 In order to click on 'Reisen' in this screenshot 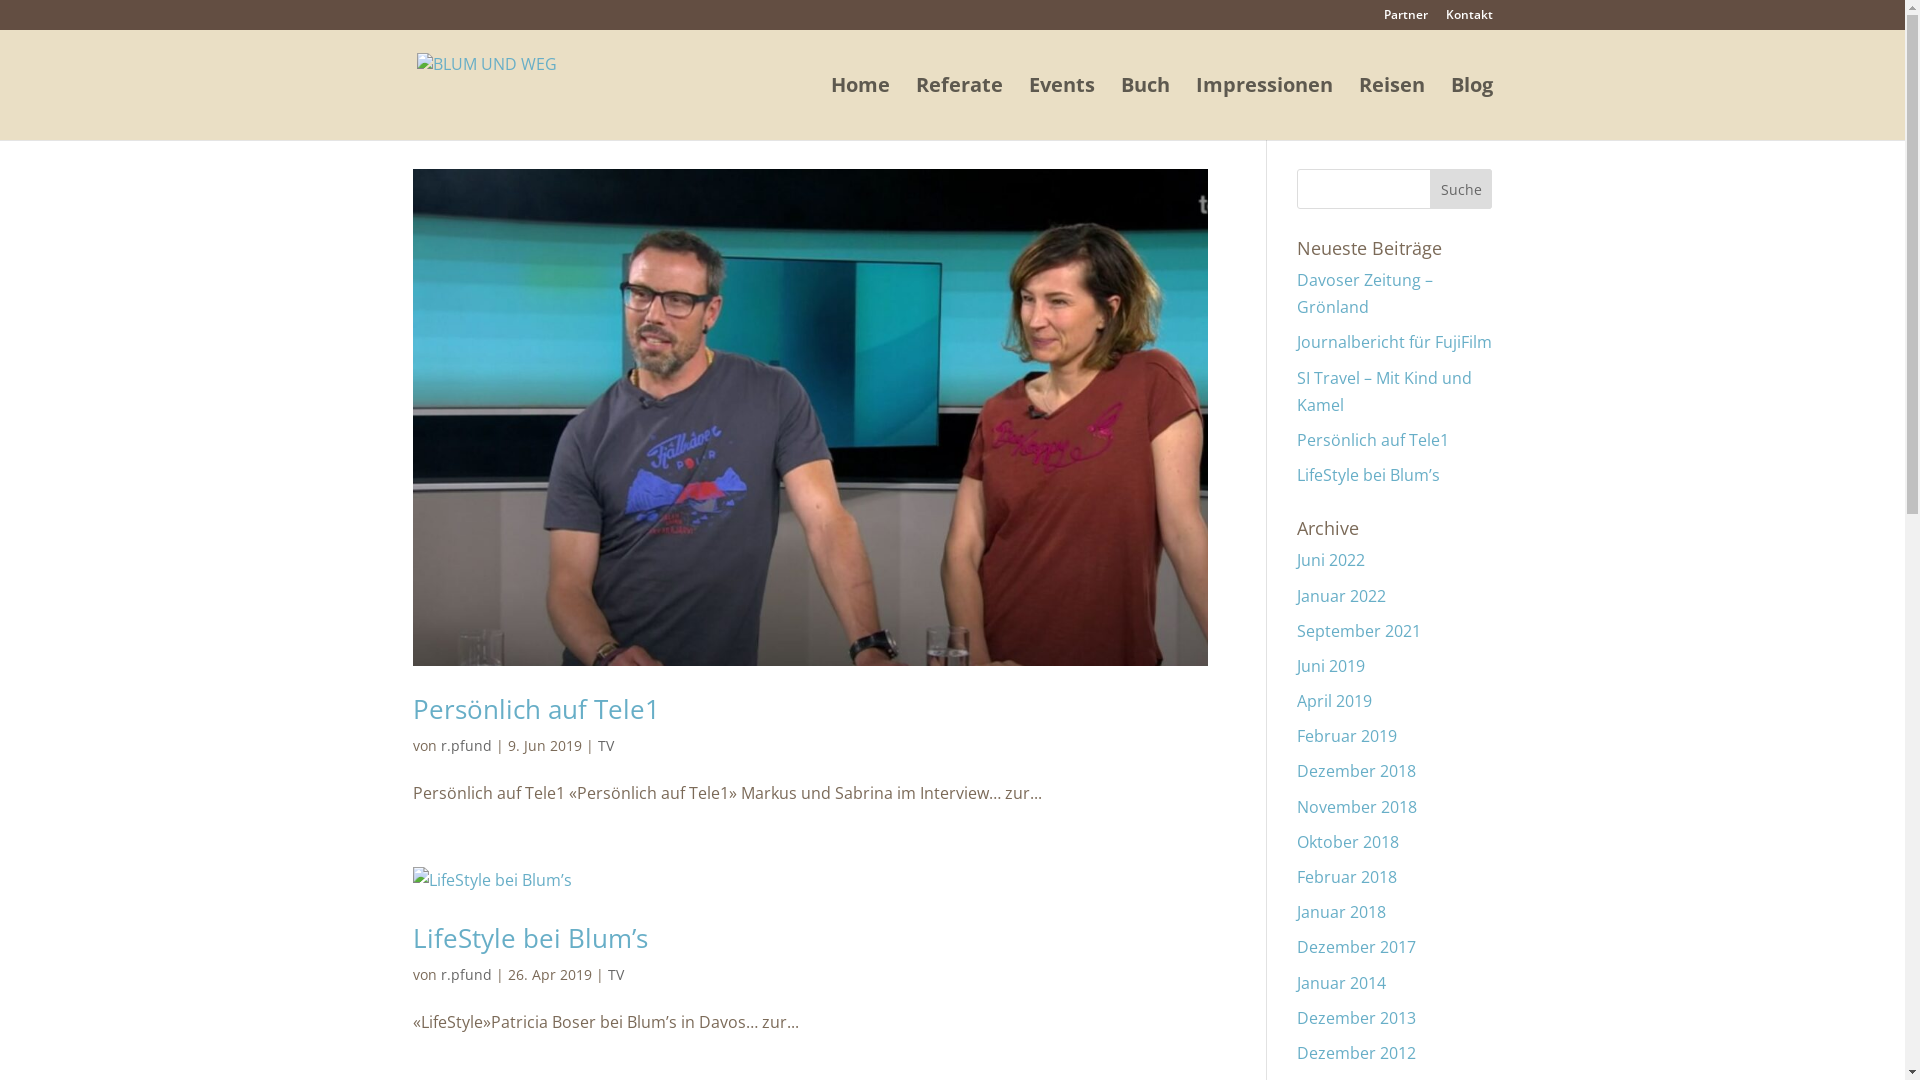, I will do `click(1358, 108)`.